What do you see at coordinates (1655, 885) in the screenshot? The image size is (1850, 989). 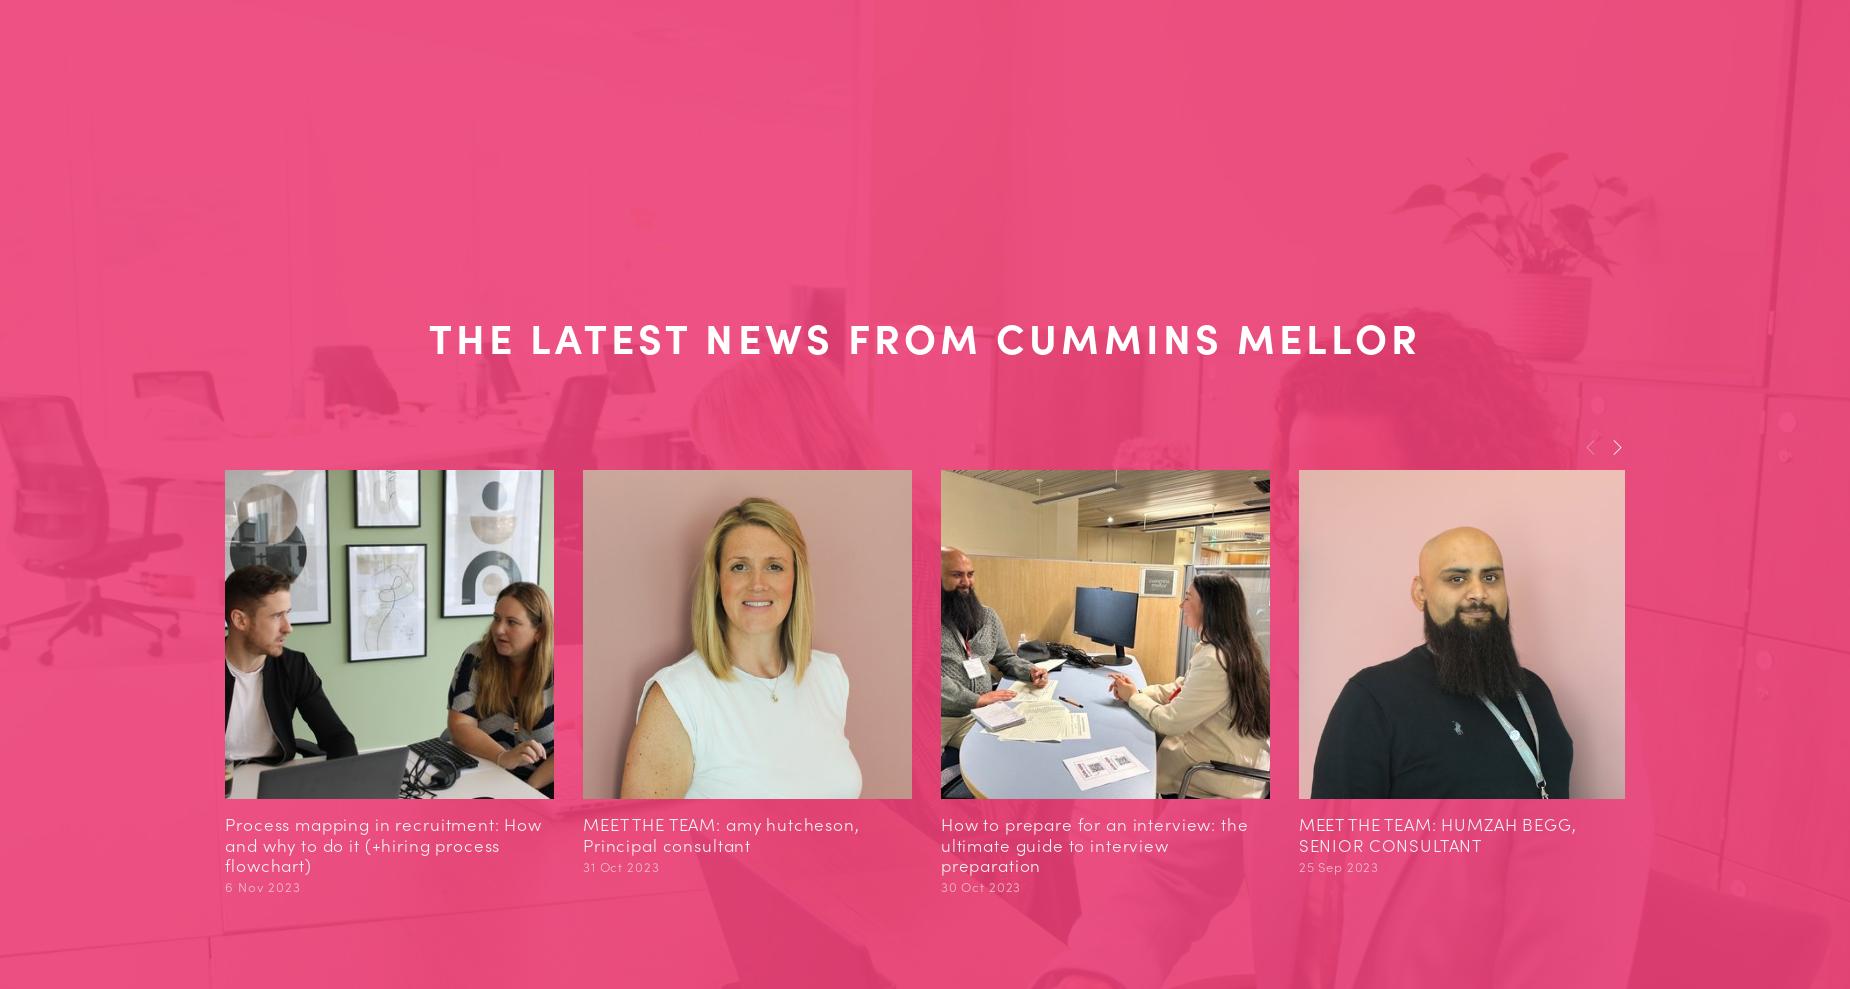 I see `'18 Sep 2023'` at bounding box center [1655, 885].